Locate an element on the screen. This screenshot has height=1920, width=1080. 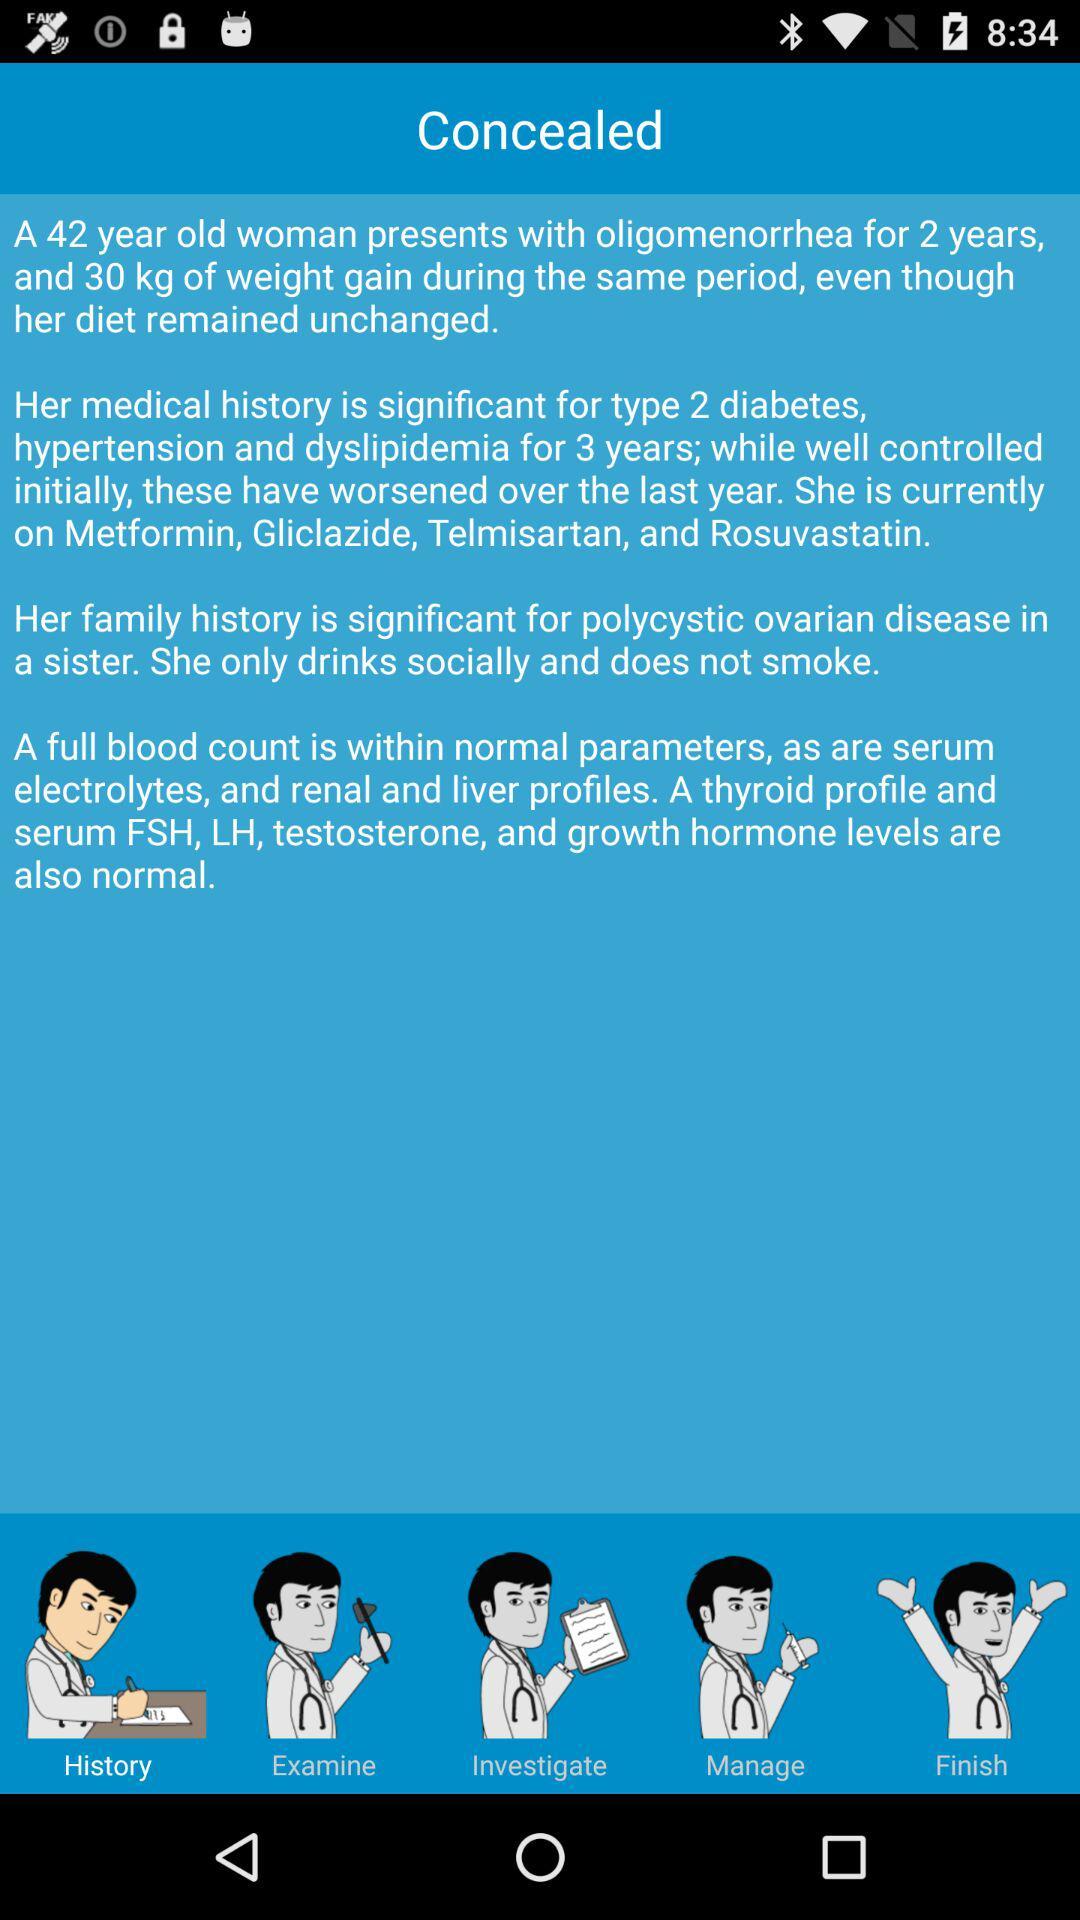
icon below a 42 year is located at coordinates (540, 1653).